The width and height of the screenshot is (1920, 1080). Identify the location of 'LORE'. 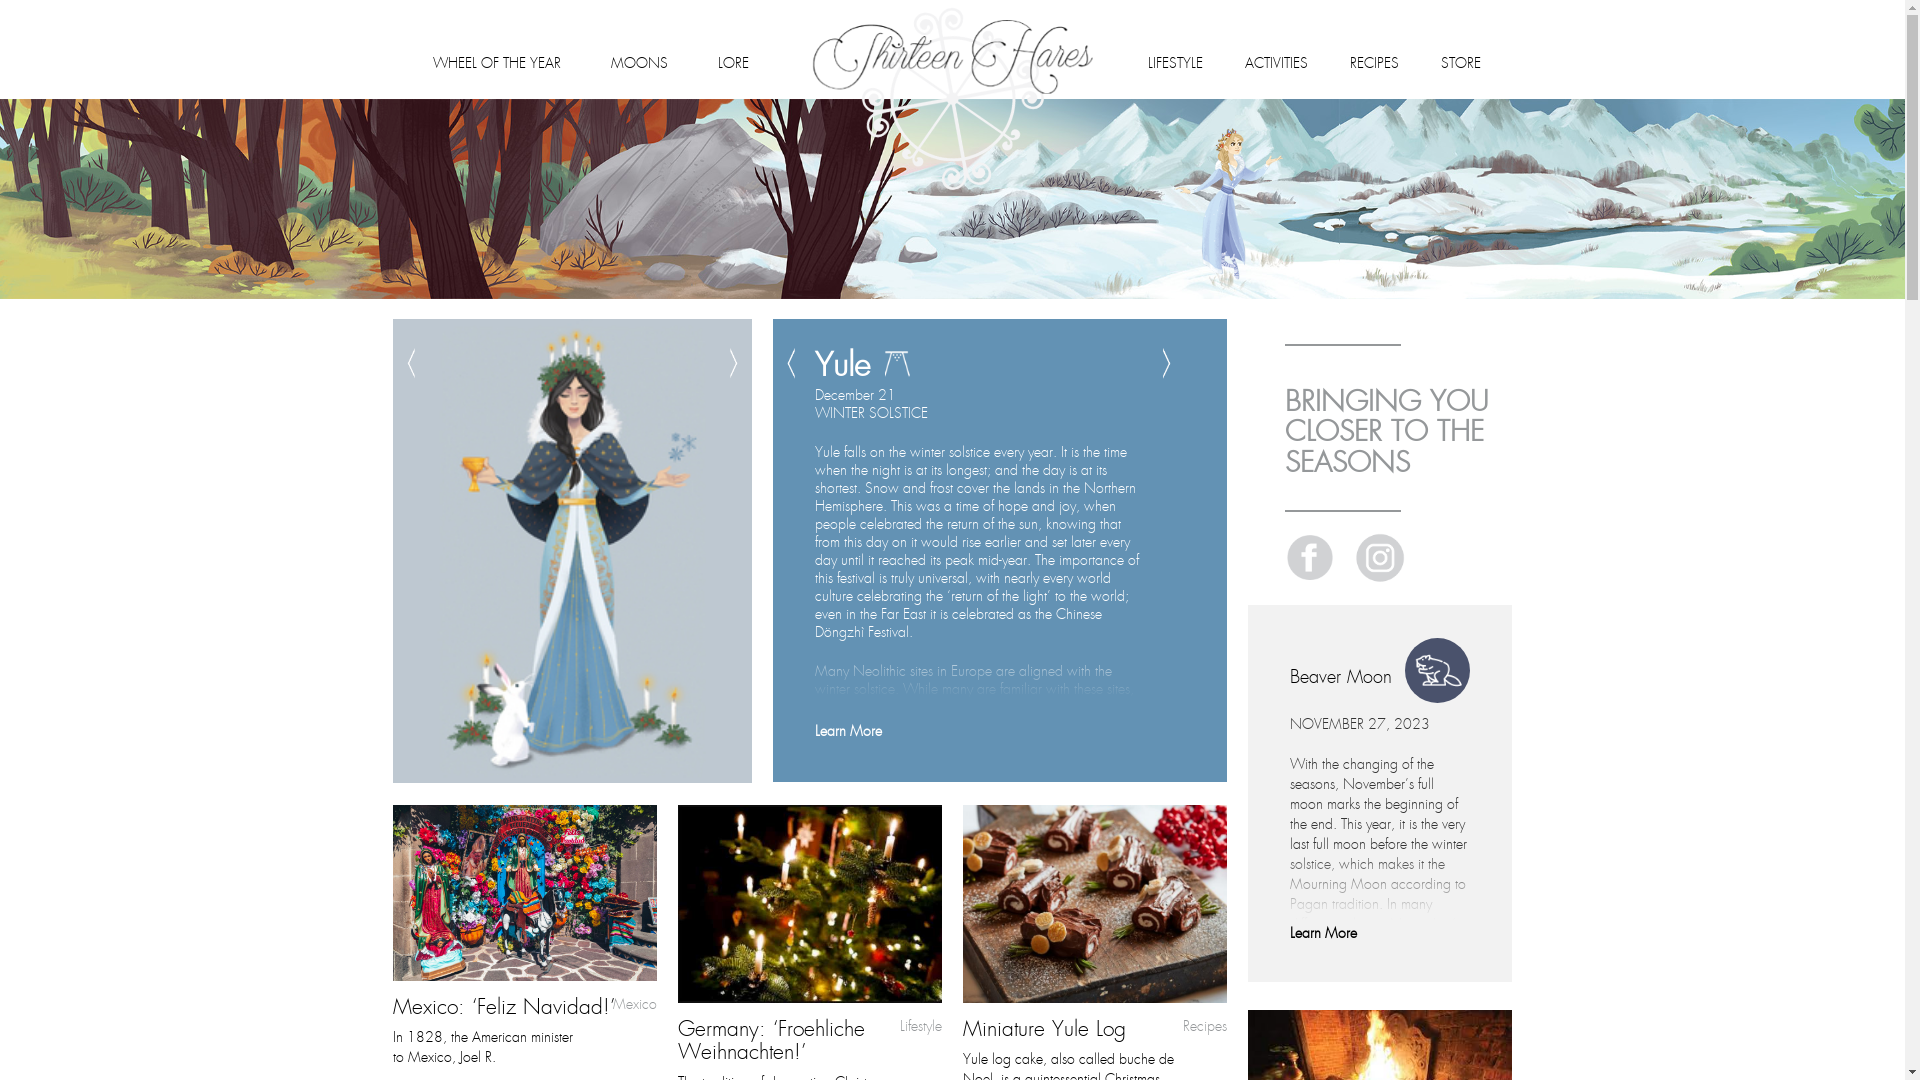
(718, 59).